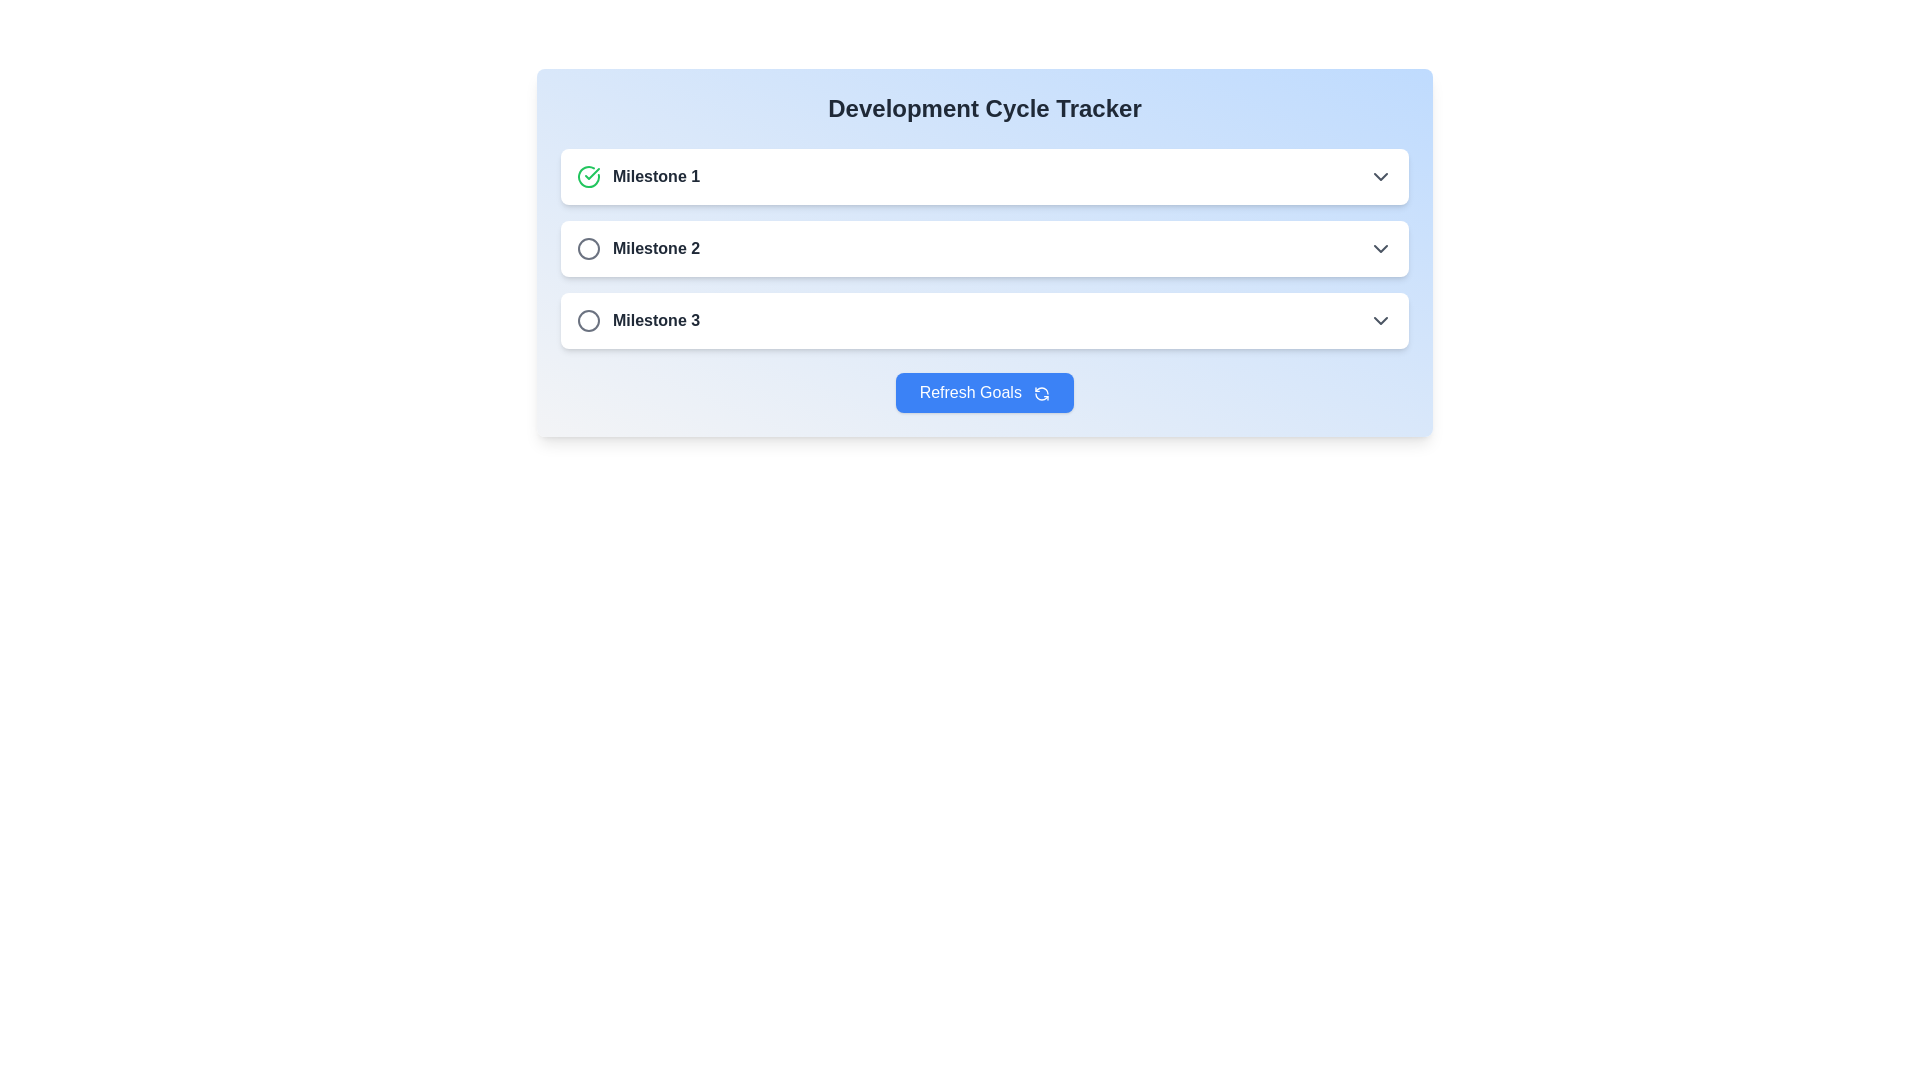 This screenshot has height=1080, width=1920. Describe the element at coordinates (591, 172) in the screenshot. I see `the status icon indicating the completion of 'Milestone 1', which is located to the left of the text in the milestone list` at that location.